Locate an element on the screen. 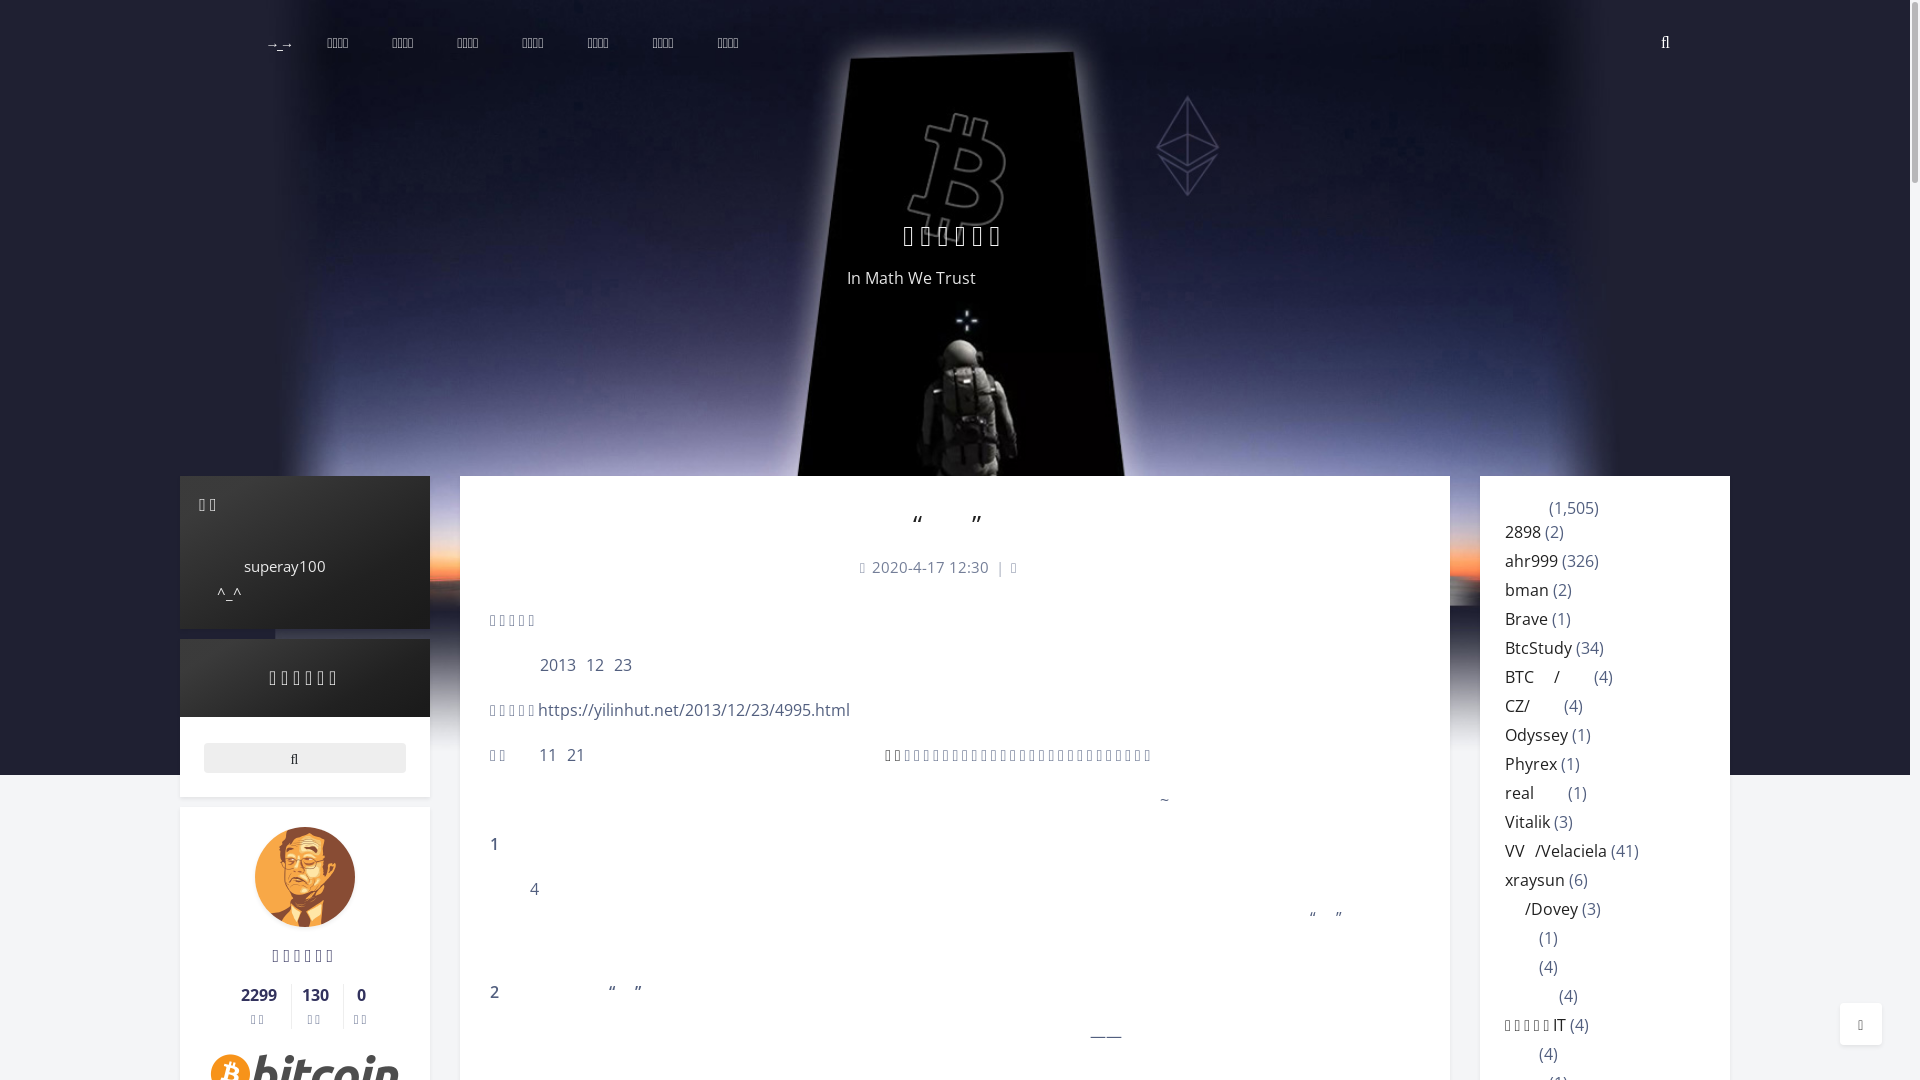  'Phyrex' is located at coordinates (1530, 763).